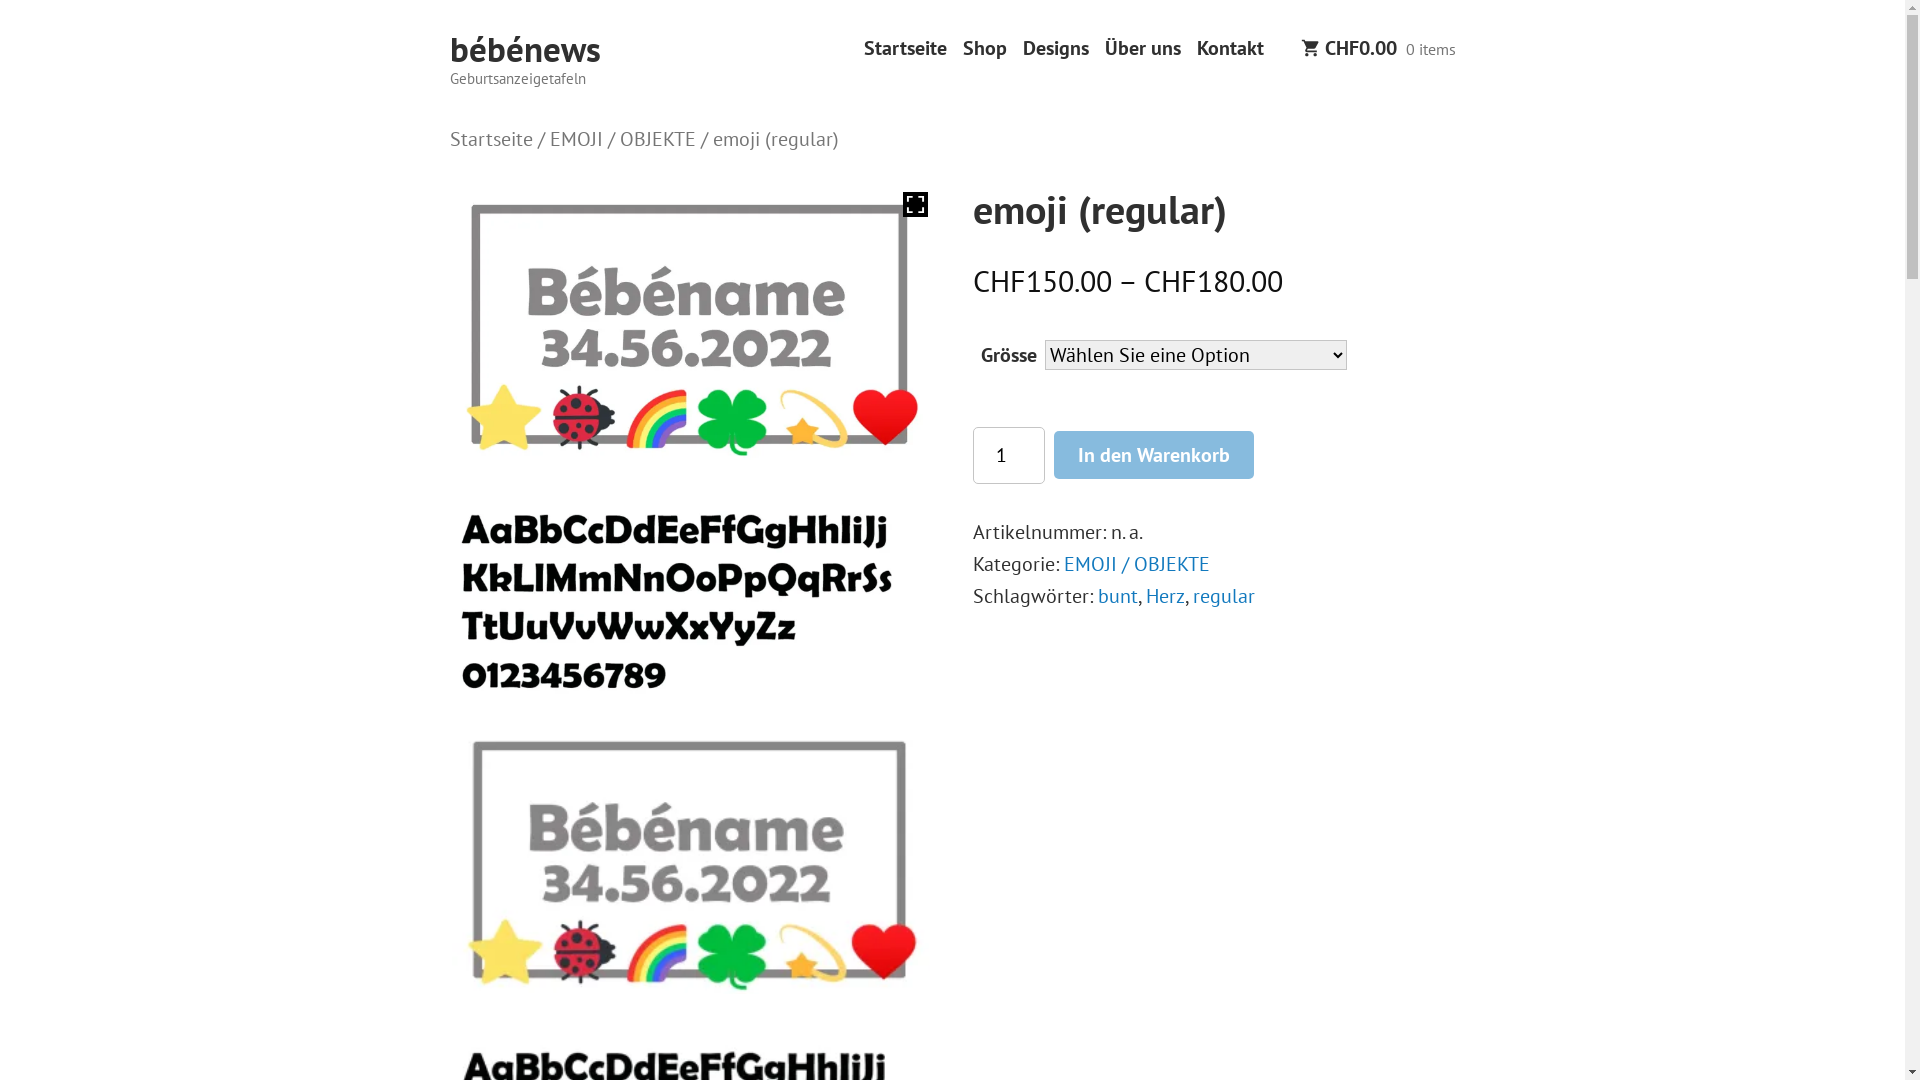 Image resolution: width=1920 pixels, height=1080 pixels. I want to click on 'EMOJI / OBJEKTE', so click(1137, 563).